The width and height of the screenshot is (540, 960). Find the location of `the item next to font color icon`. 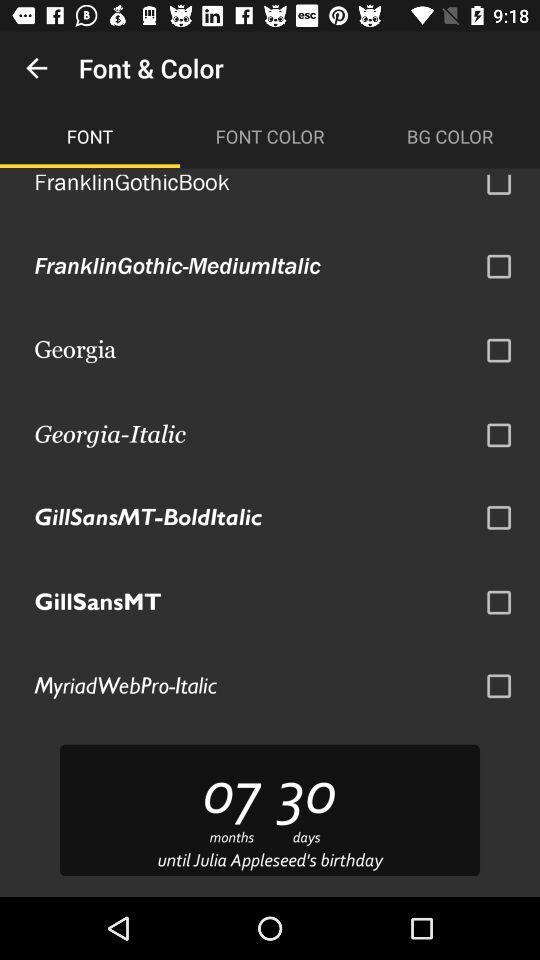

the item next to font color icon is located at coordinates (449, 135).